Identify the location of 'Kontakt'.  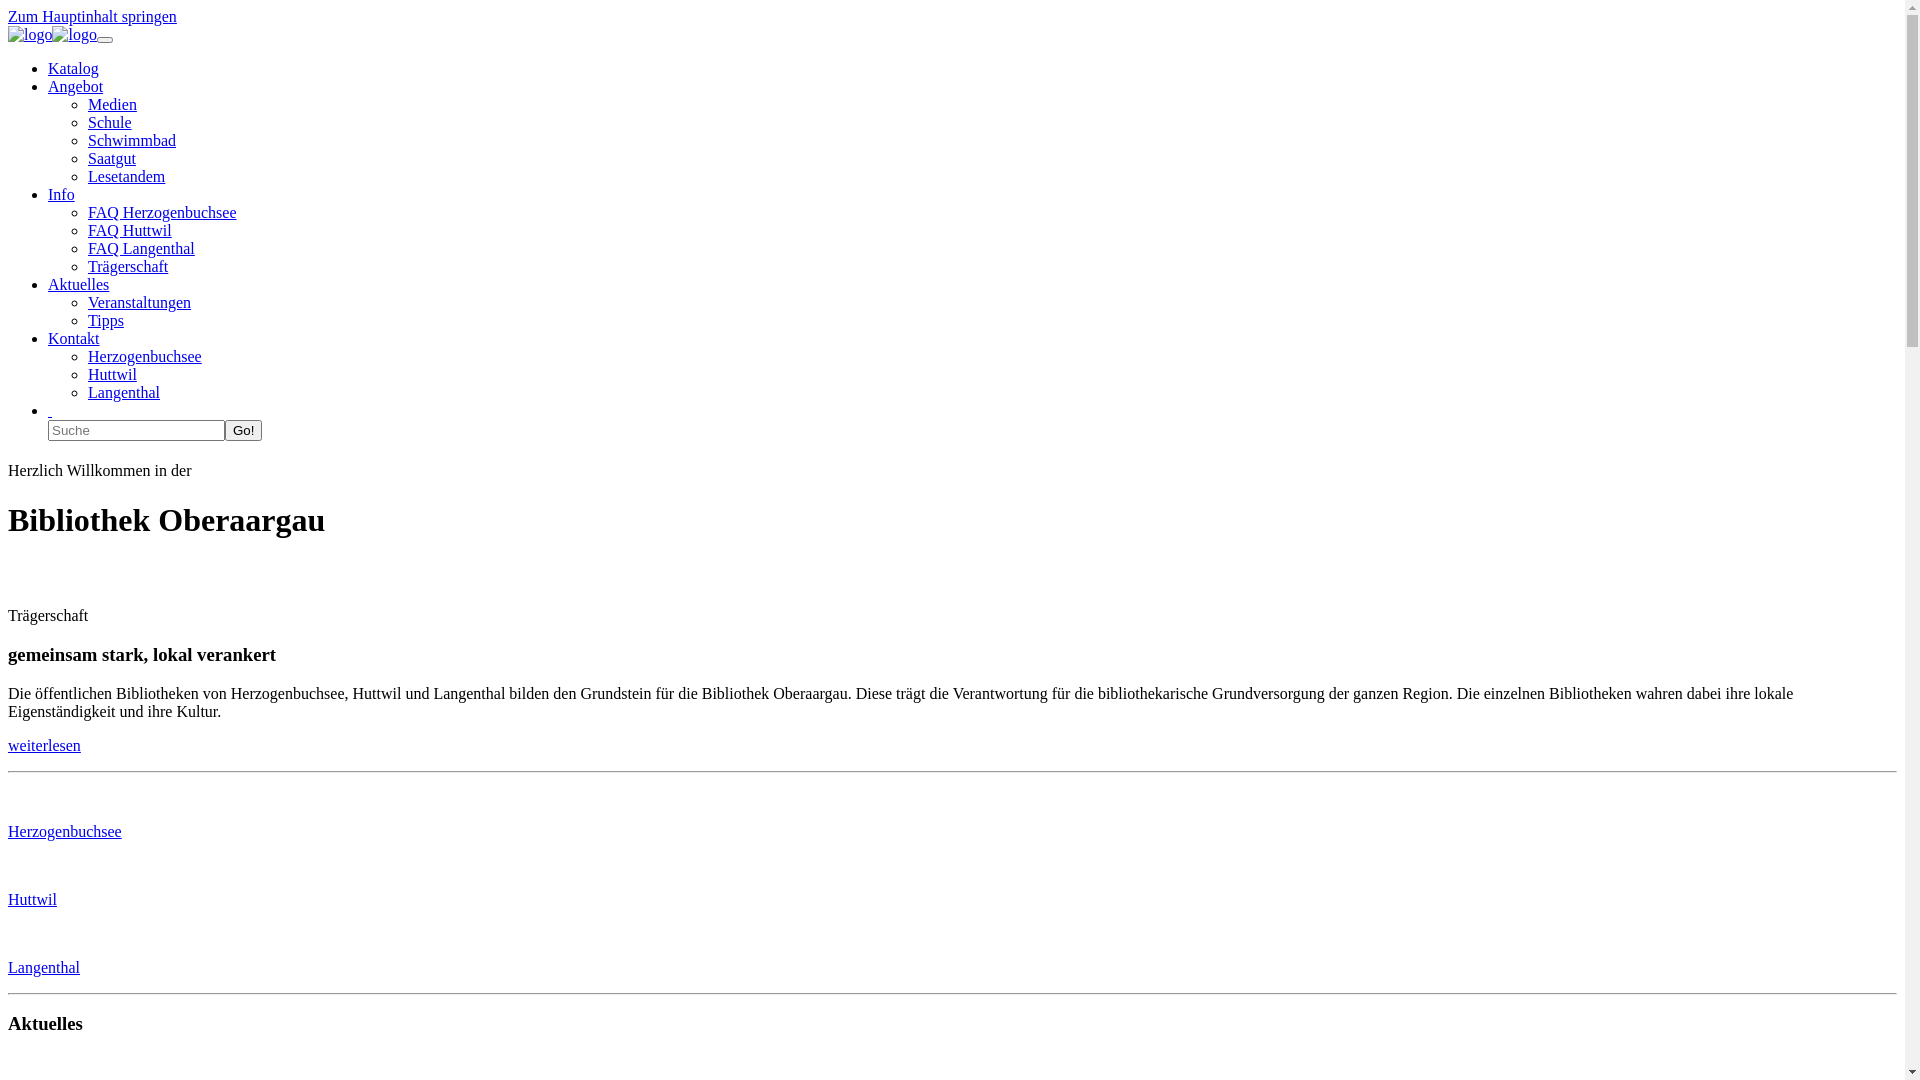
(73, 337).